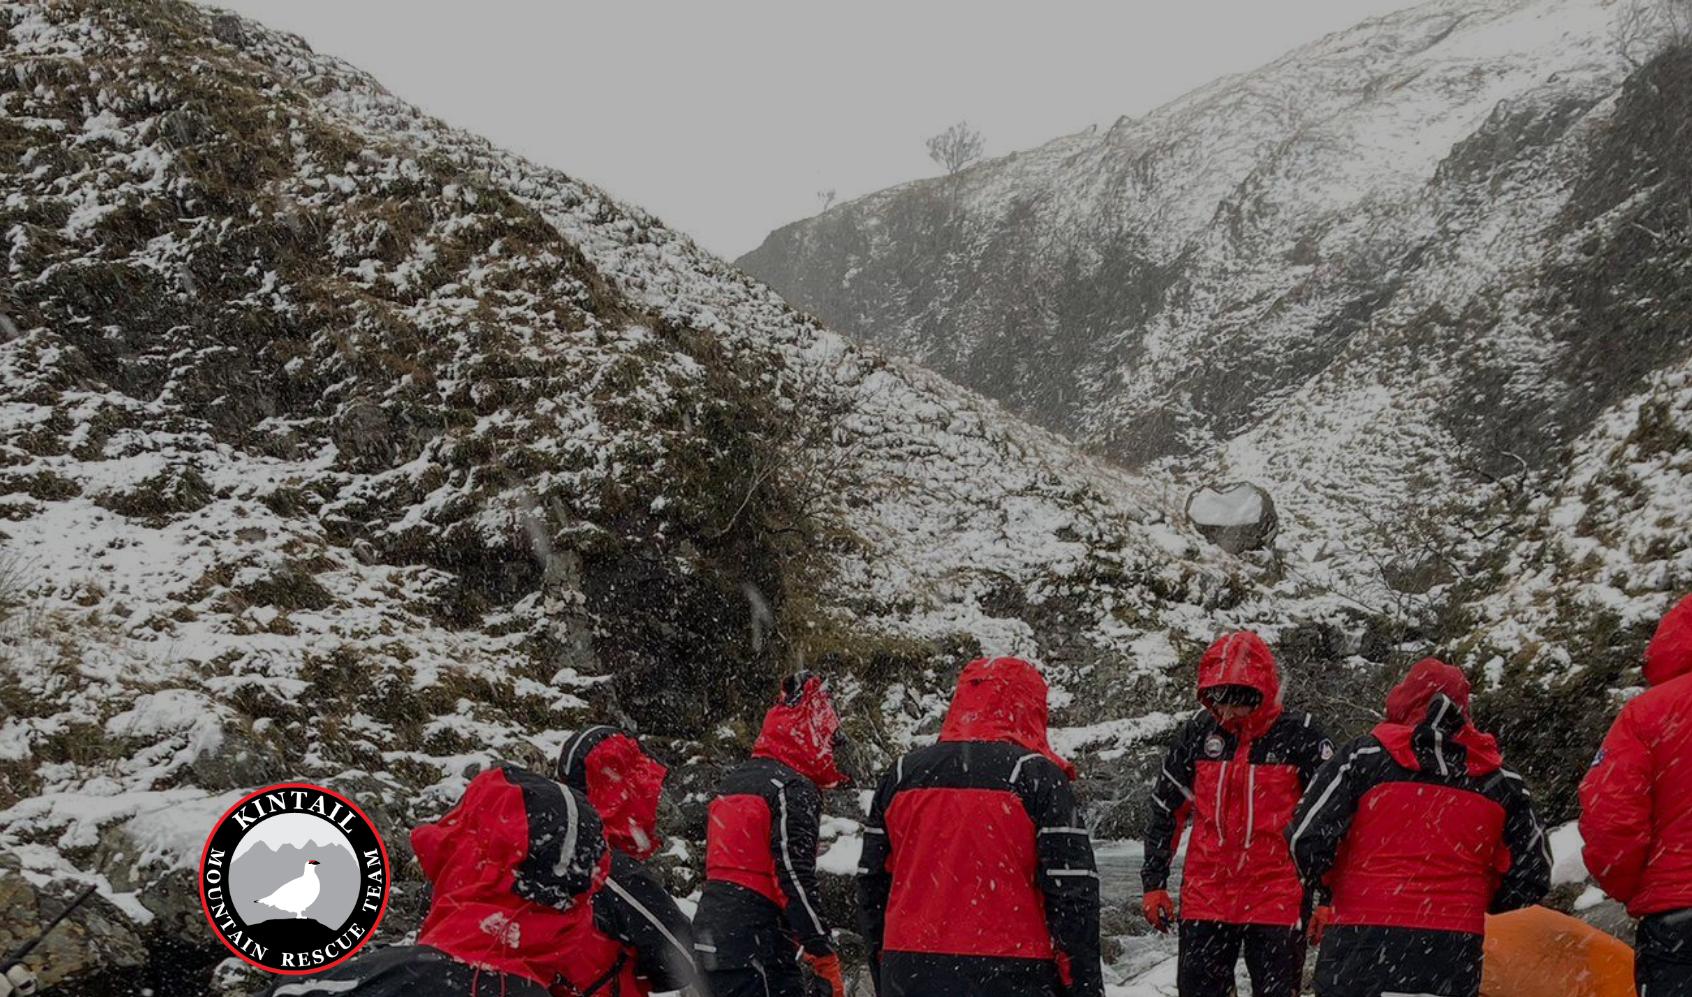 The width and height of the screenshot is (1692, 997). I want to click on '12/06/2023', so click(574, 728).